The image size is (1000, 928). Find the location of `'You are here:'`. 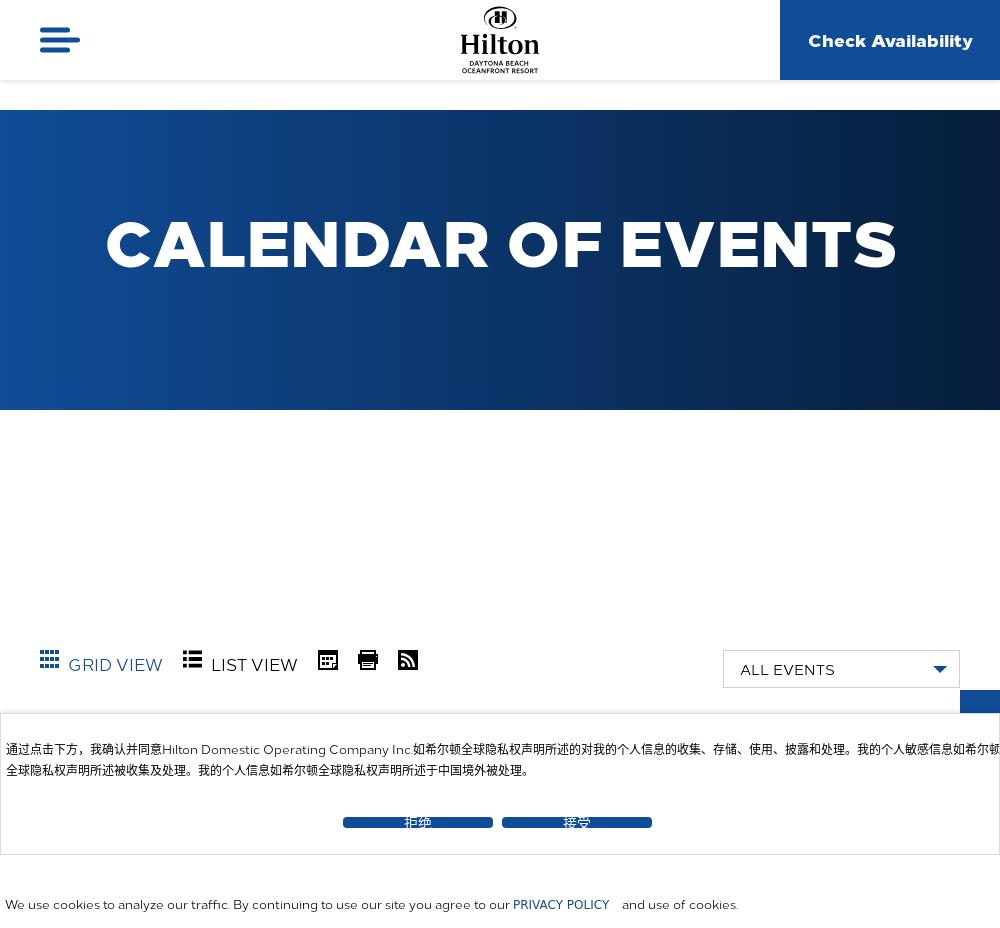

'You are here:' is located at coordinates (92, 731).